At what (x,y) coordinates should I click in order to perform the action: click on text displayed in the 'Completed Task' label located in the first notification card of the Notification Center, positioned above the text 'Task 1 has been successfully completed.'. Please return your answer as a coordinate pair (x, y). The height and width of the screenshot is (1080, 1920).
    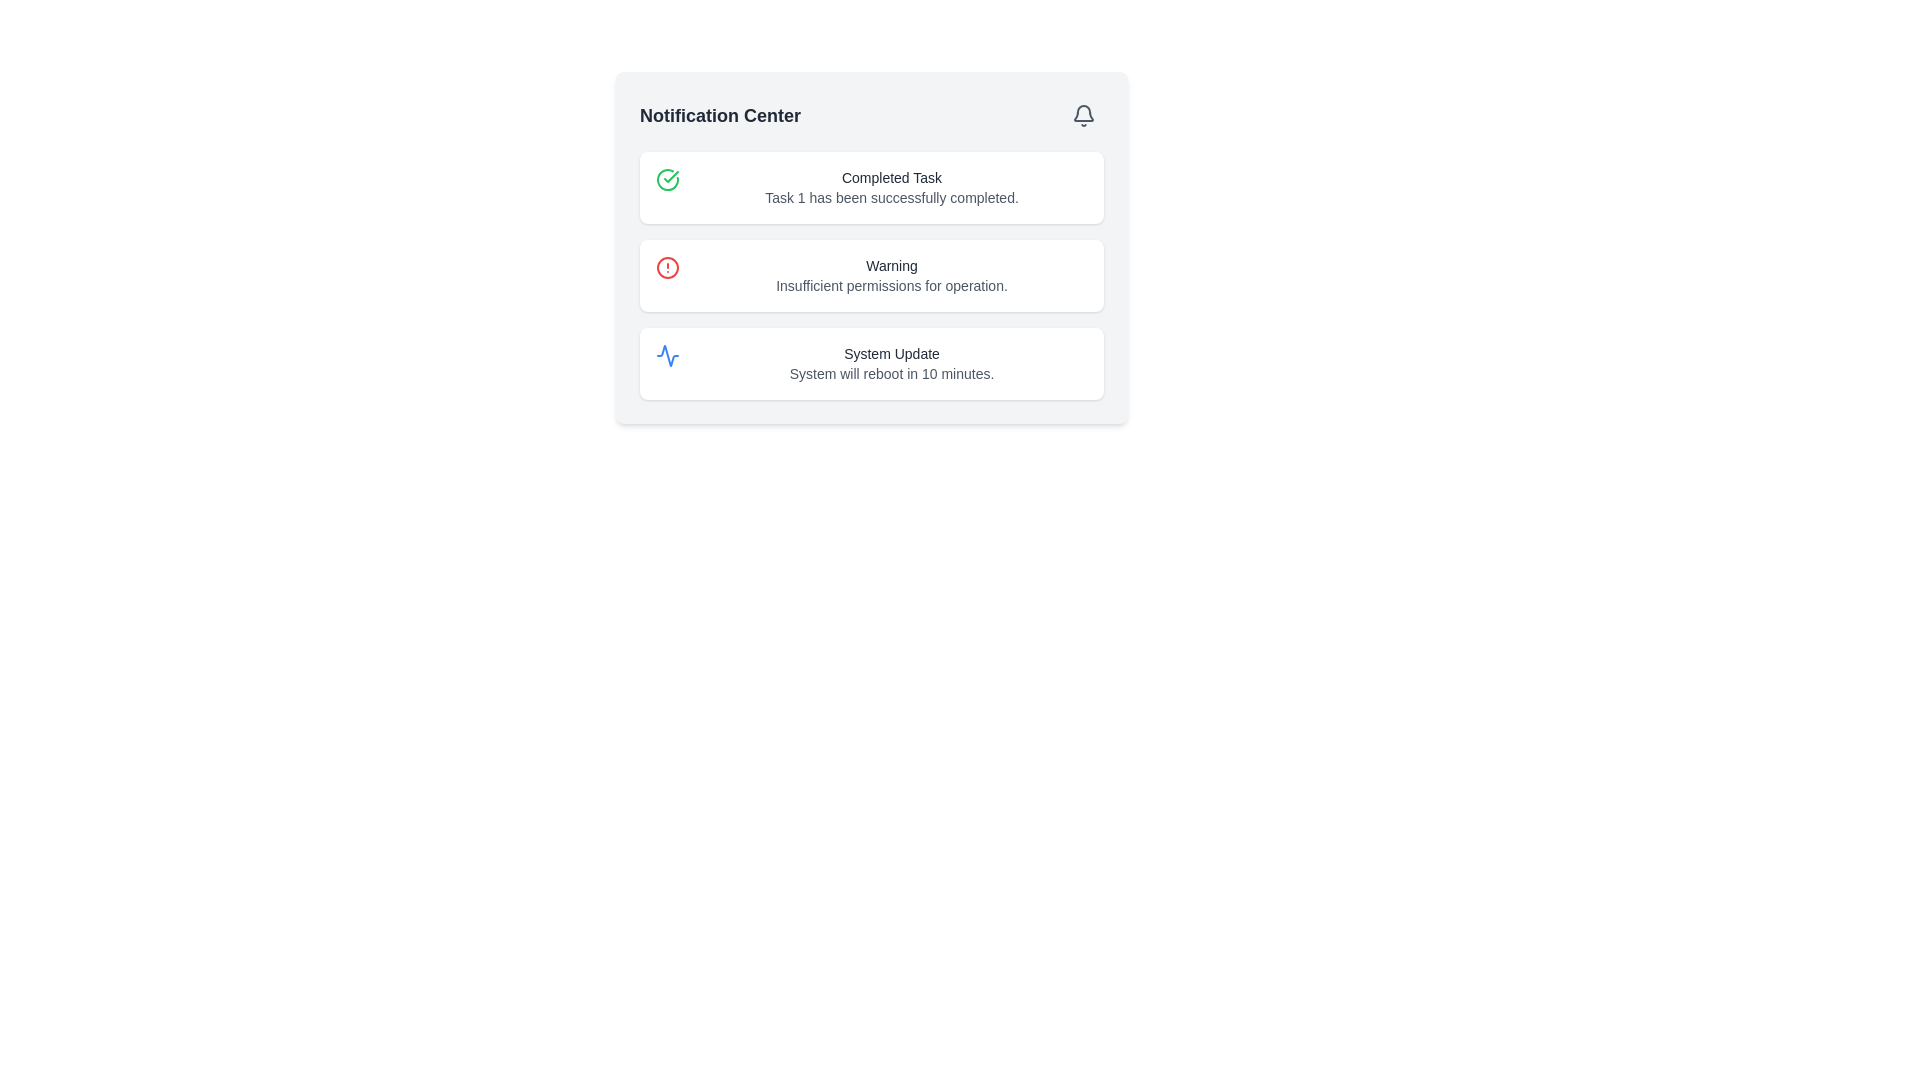
    Looking at the image, I should click on (891, 176).